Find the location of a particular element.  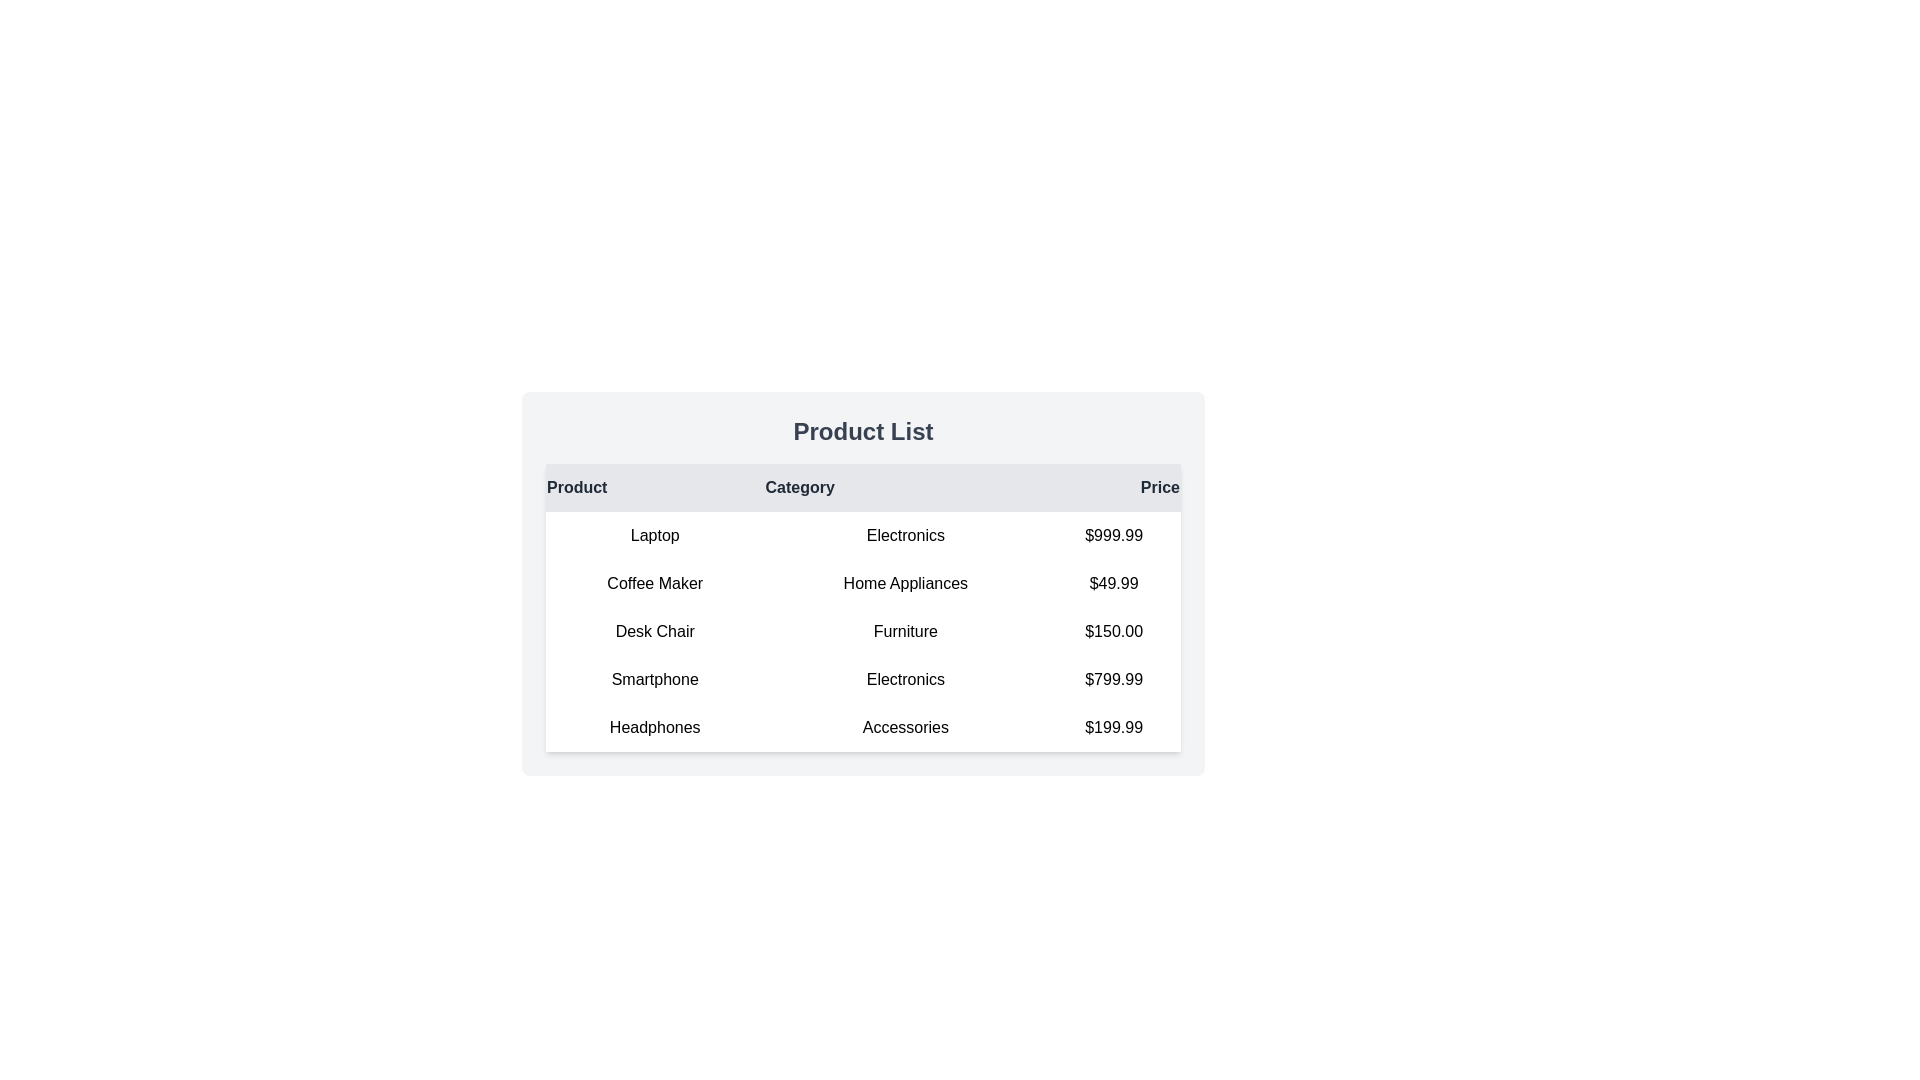

the label indicating the product category in the second column of the third row of the table, which is adjacent to 'Desk Chair' and '$150.00' is located at coordinates (904, 632).